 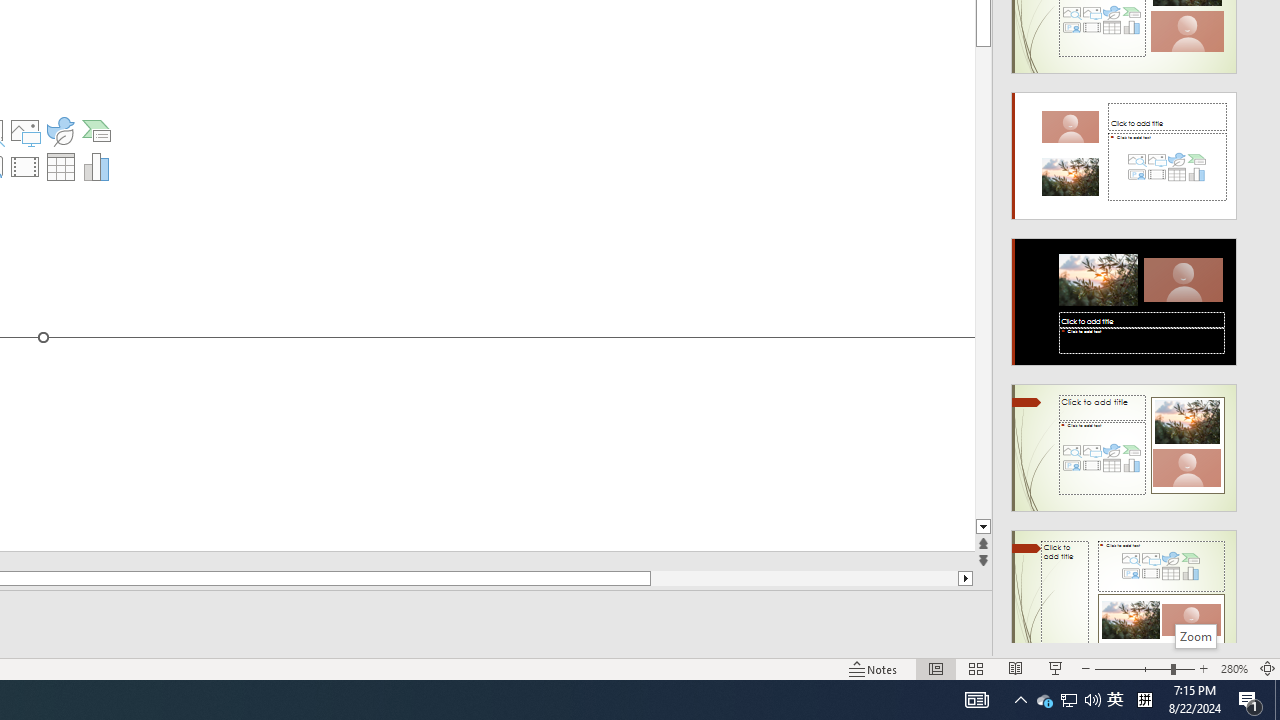 I want to click on 'Reading View', so click(x=1015, y=669).